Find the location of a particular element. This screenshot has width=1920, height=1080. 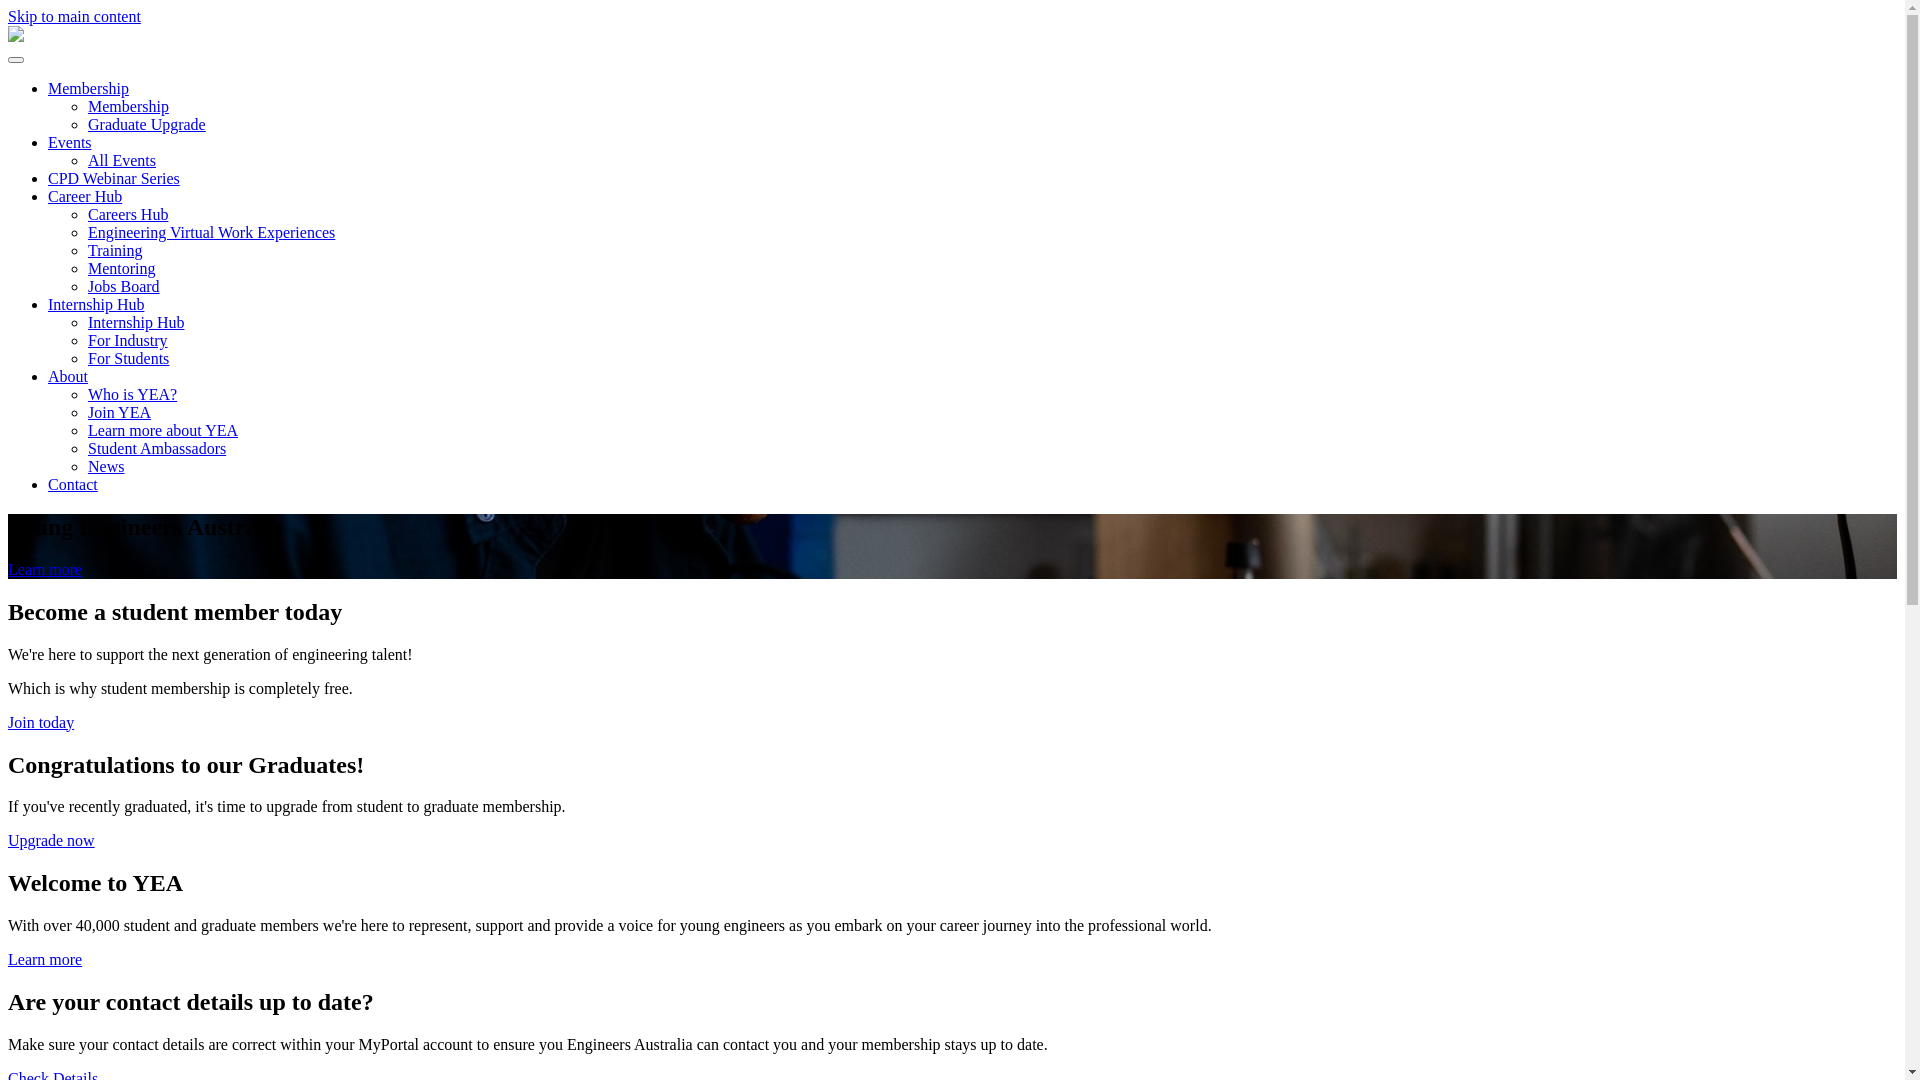

'For Industry' is located at coordinates (127, 339).